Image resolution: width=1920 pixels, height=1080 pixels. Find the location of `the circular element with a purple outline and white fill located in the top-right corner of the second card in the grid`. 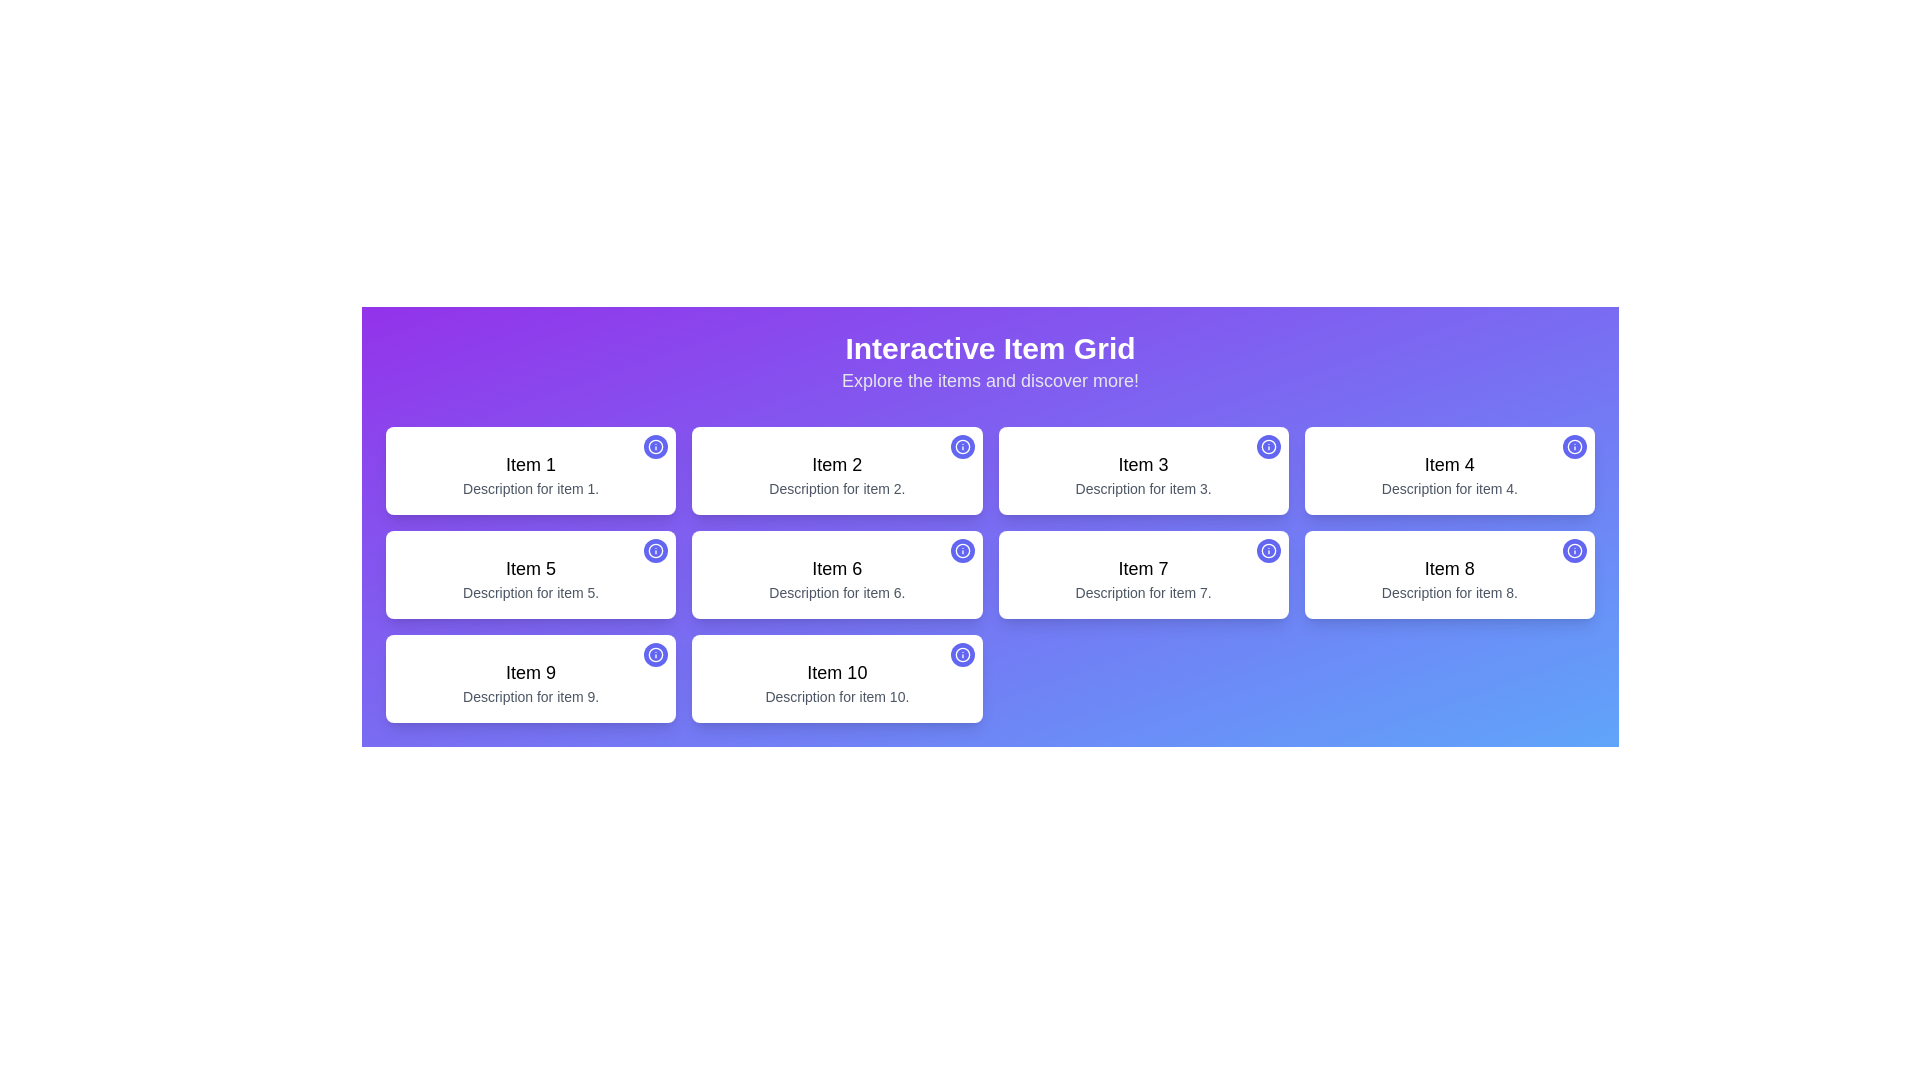

the circular element with a purple outline and white fill located in the top-right corner of the second card in the grid is located at coordinates (962, 446).